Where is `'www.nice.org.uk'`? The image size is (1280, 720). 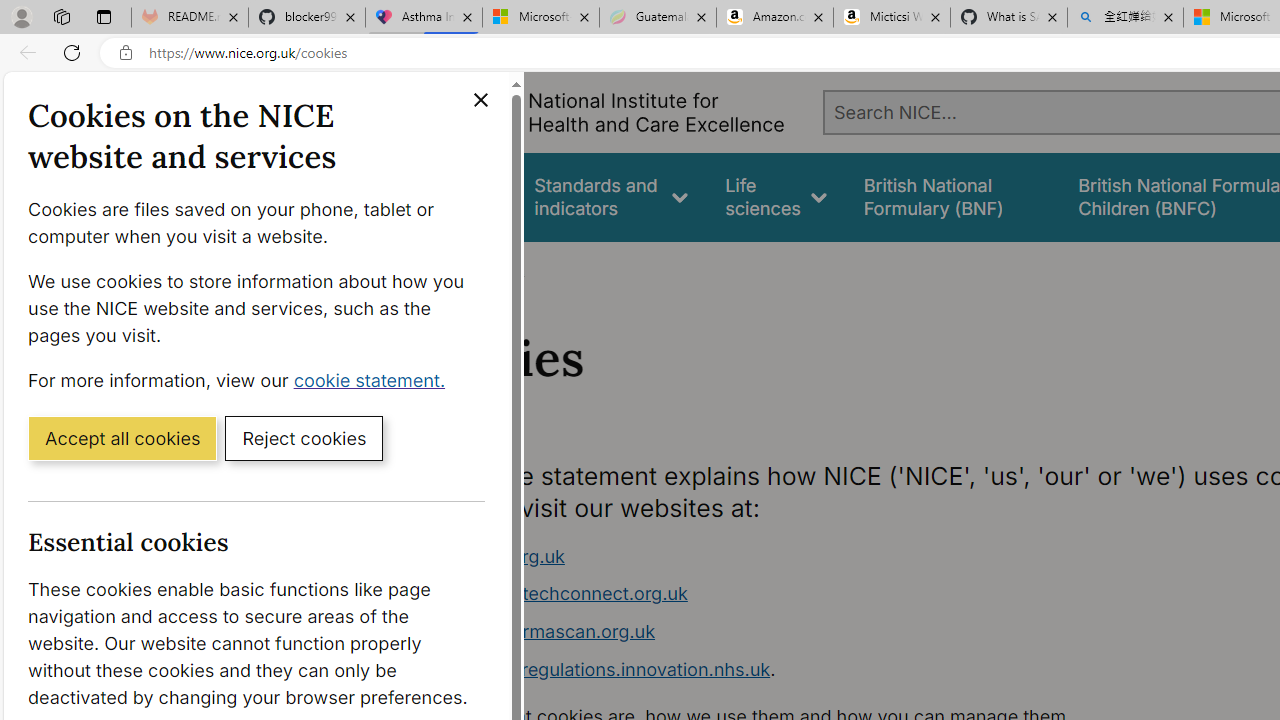 'www.nice.org.uk' is located at coordinates (492, 556).